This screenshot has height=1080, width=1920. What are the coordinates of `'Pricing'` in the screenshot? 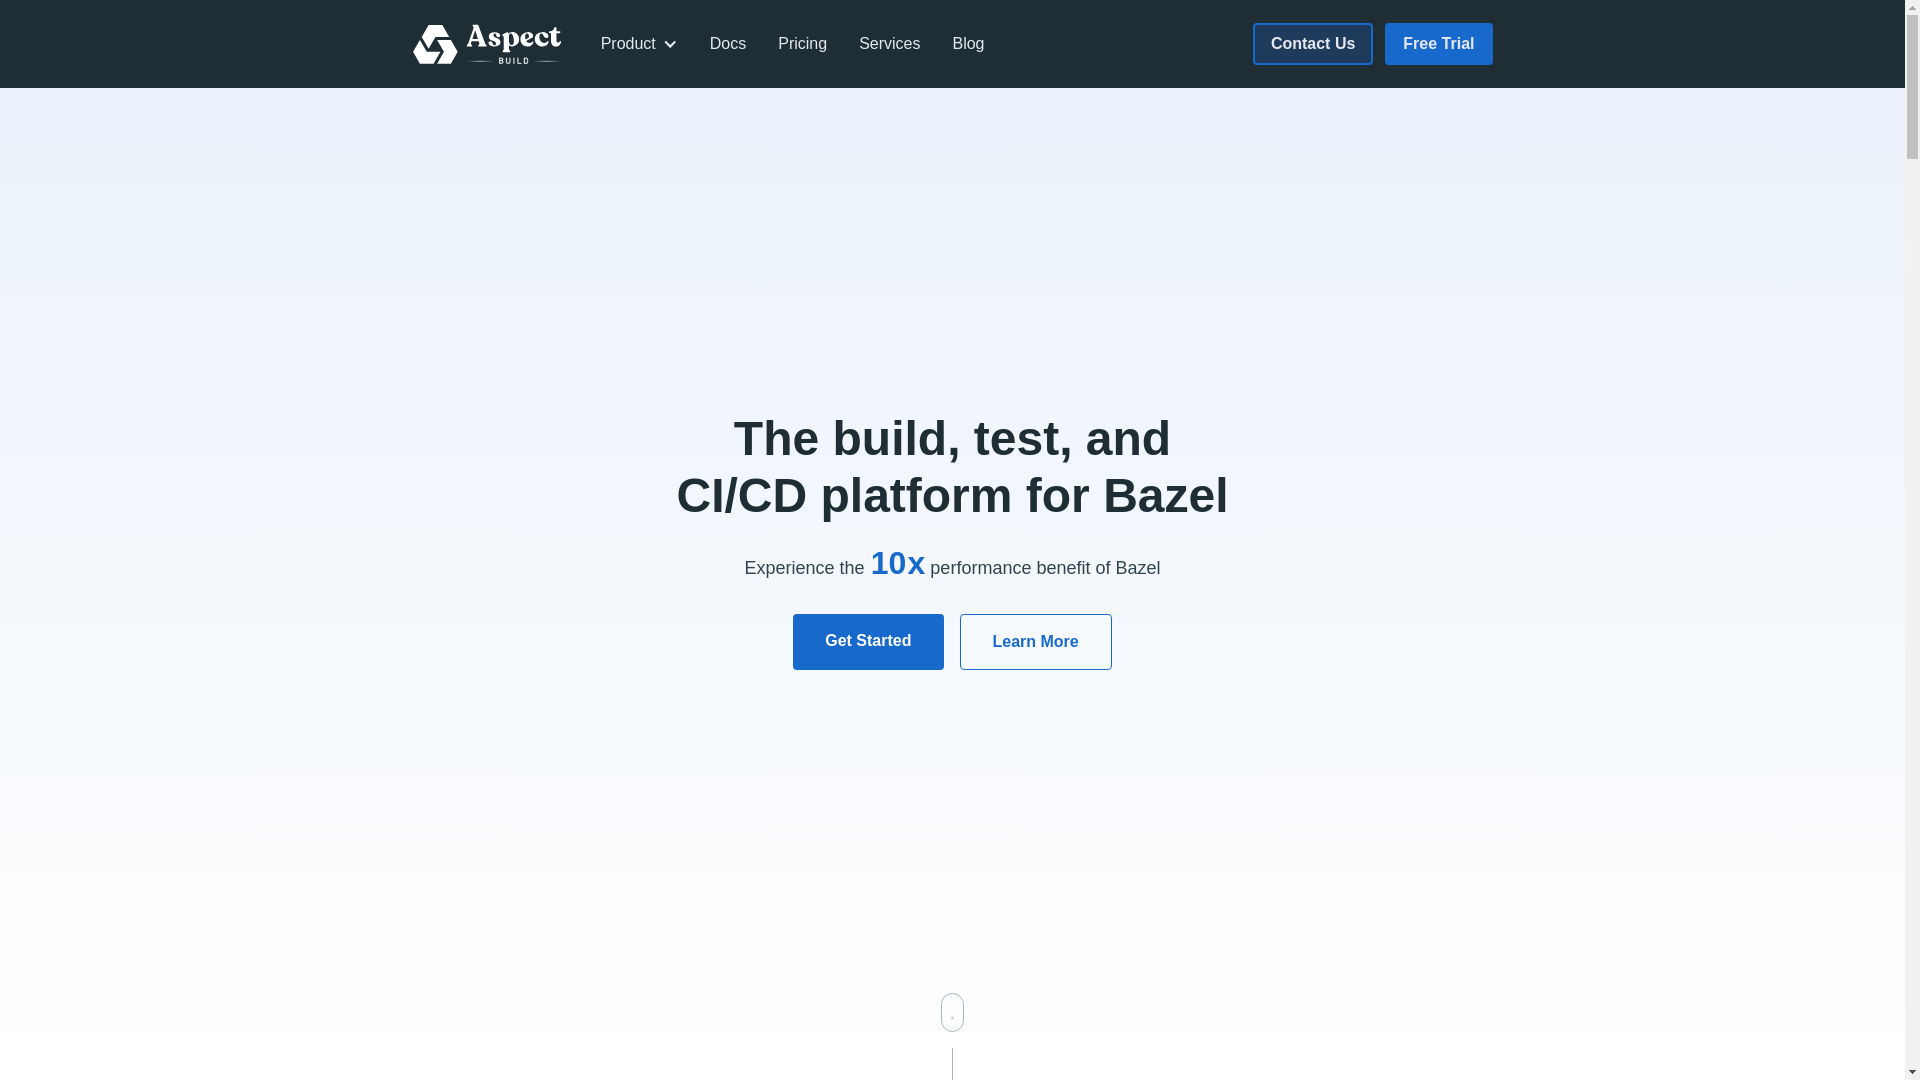 It's located at (802, 43).